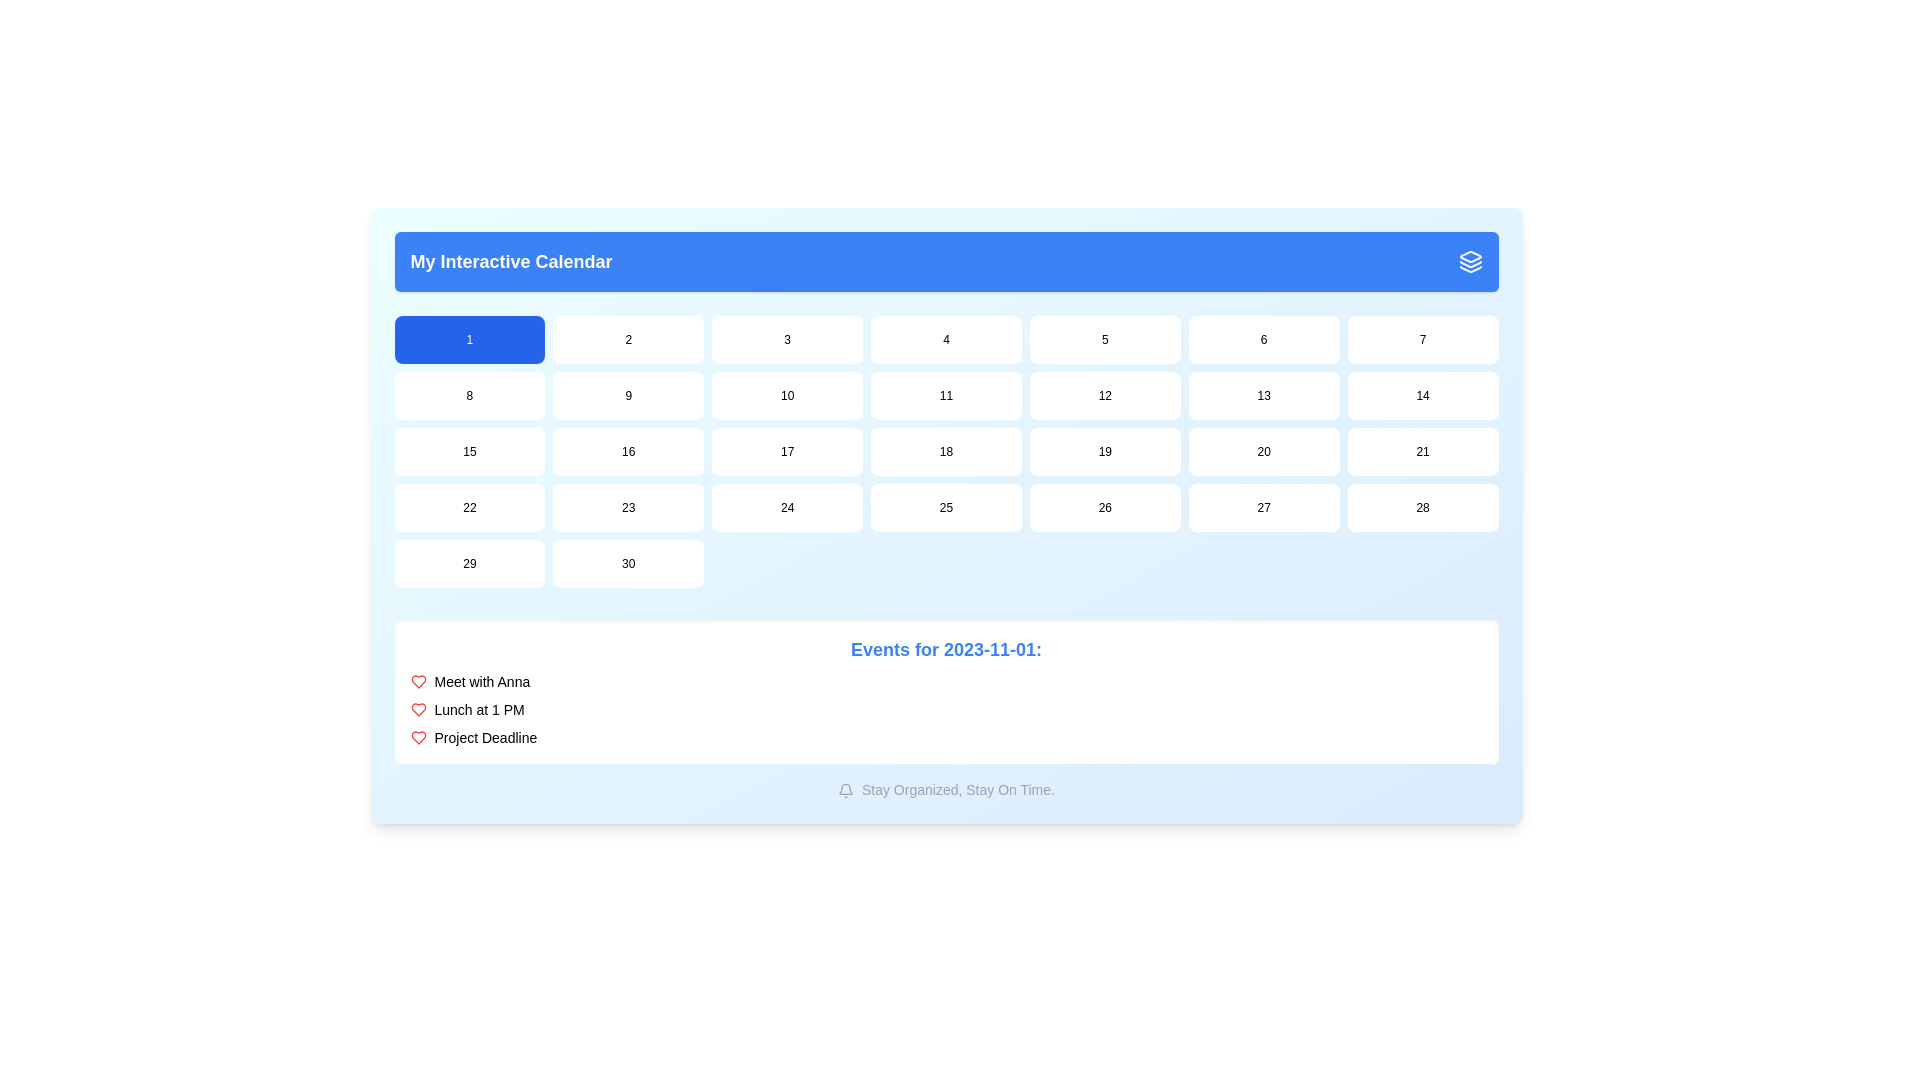 The width and height of the screenshot is (1920, 1080). What do you see at coordinates (1262, 338) in the screenshot?
I see `the interactive button located in the first row and sixth column of the calendar grid` at bounding box center [1262, 338].